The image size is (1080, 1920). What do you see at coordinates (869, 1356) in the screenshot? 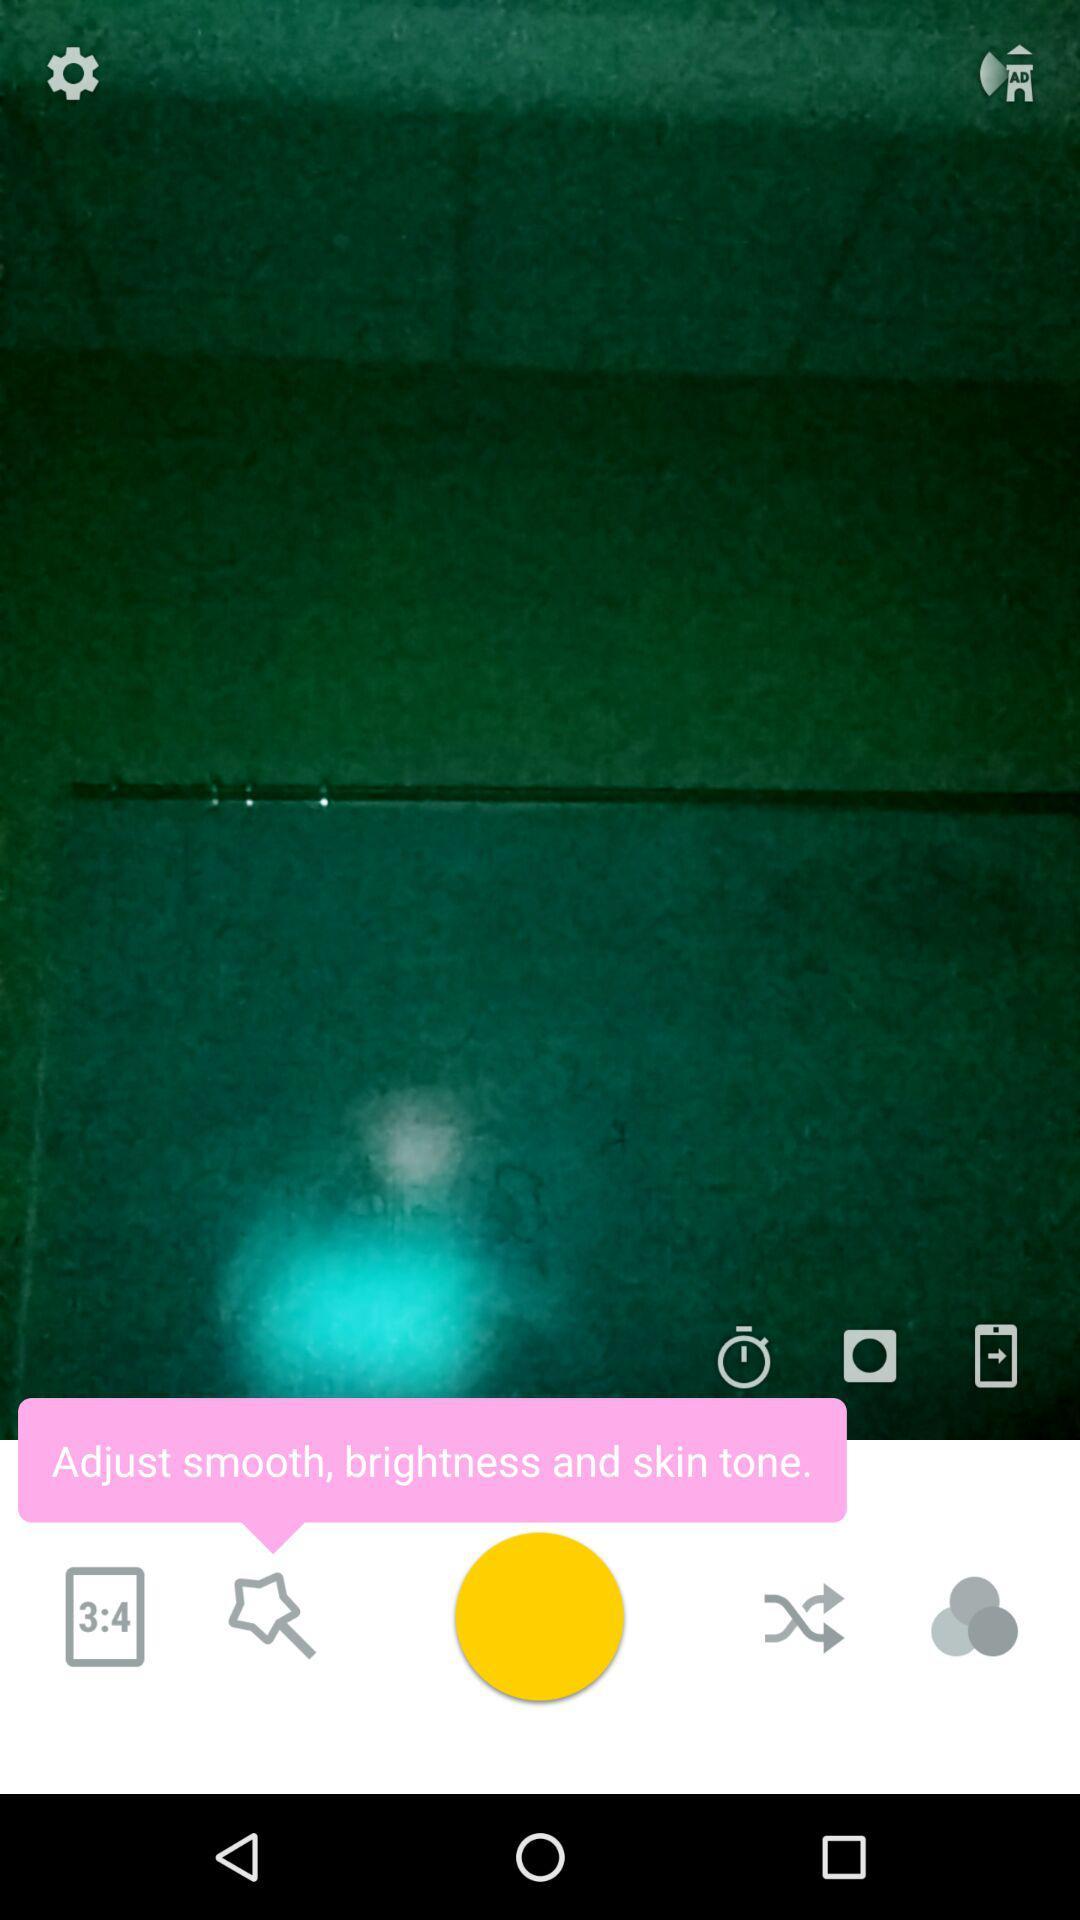
I see `icon` at bounding box center [869, 1356].